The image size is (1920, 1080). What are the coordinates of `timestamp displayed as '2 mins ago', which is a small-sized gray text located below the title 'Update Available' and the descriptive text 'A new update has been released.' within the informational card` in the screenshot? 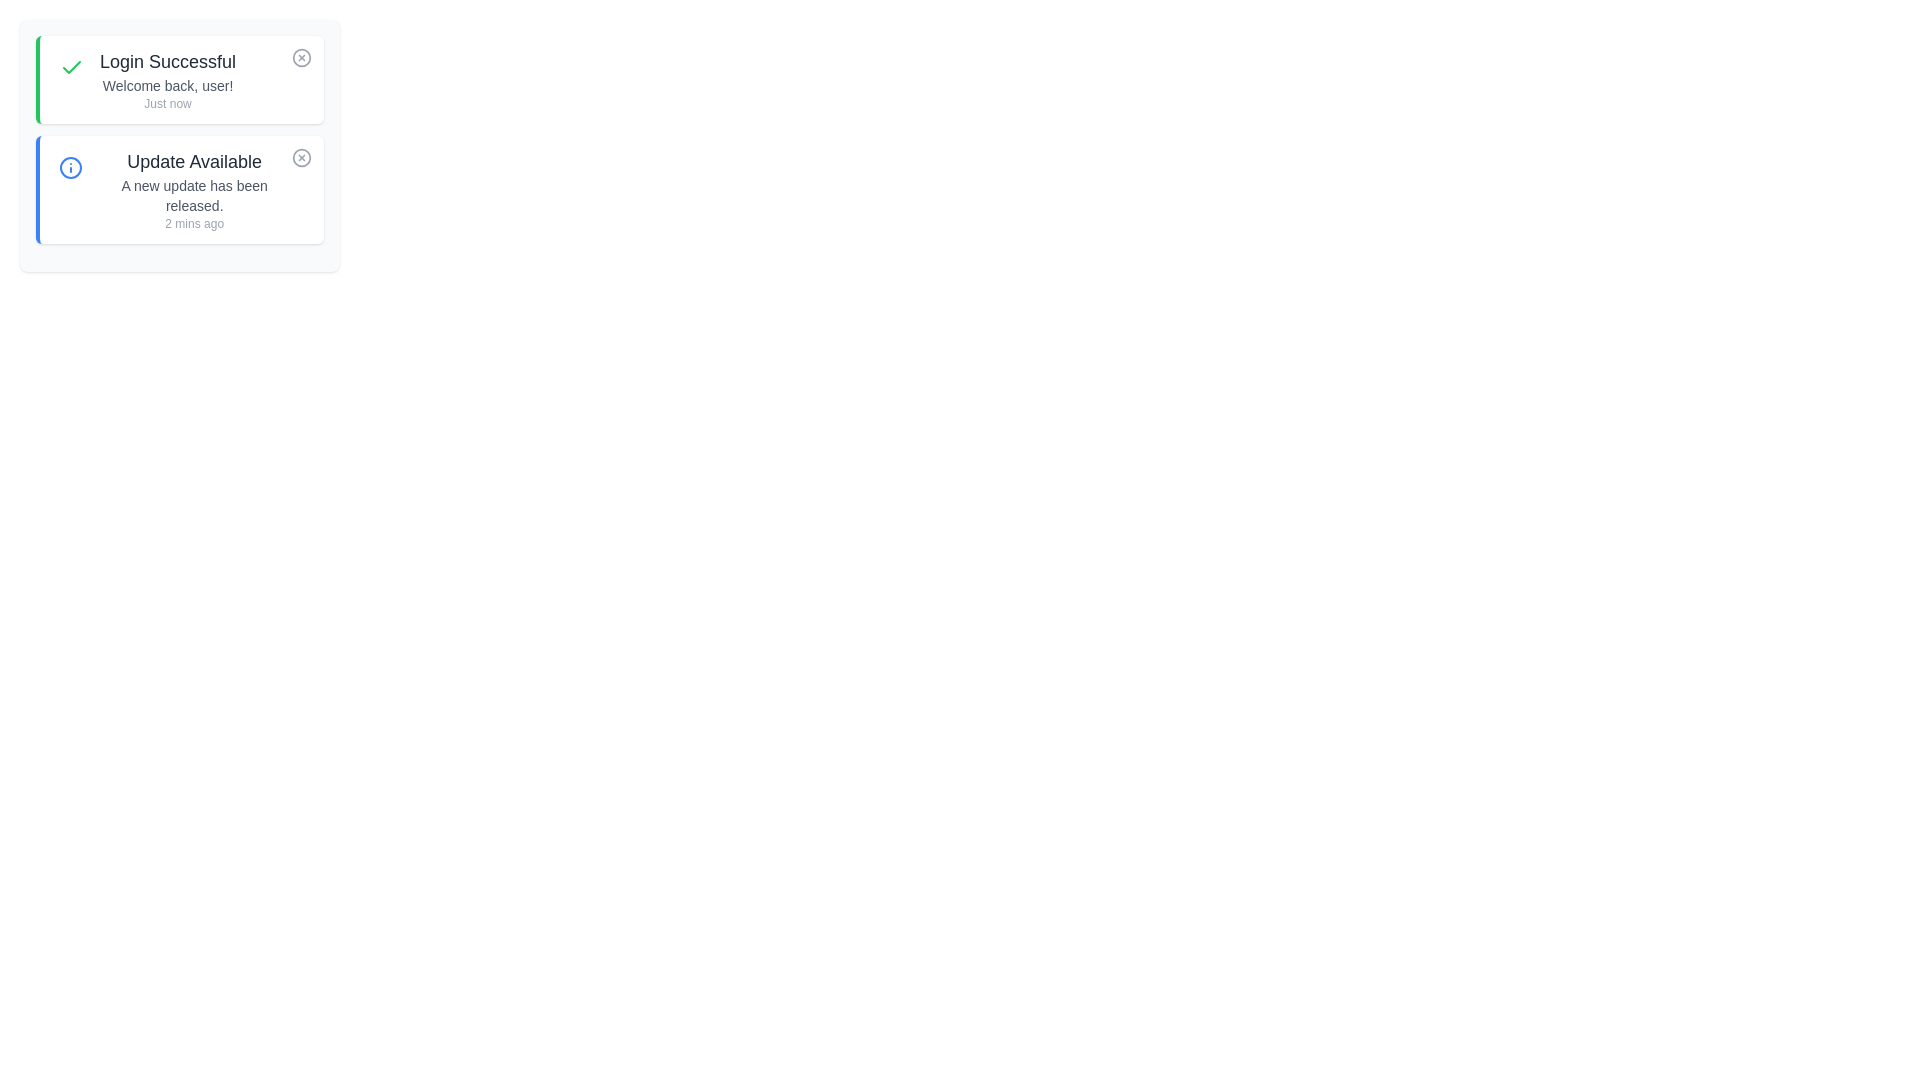 It's located at (194, 223).